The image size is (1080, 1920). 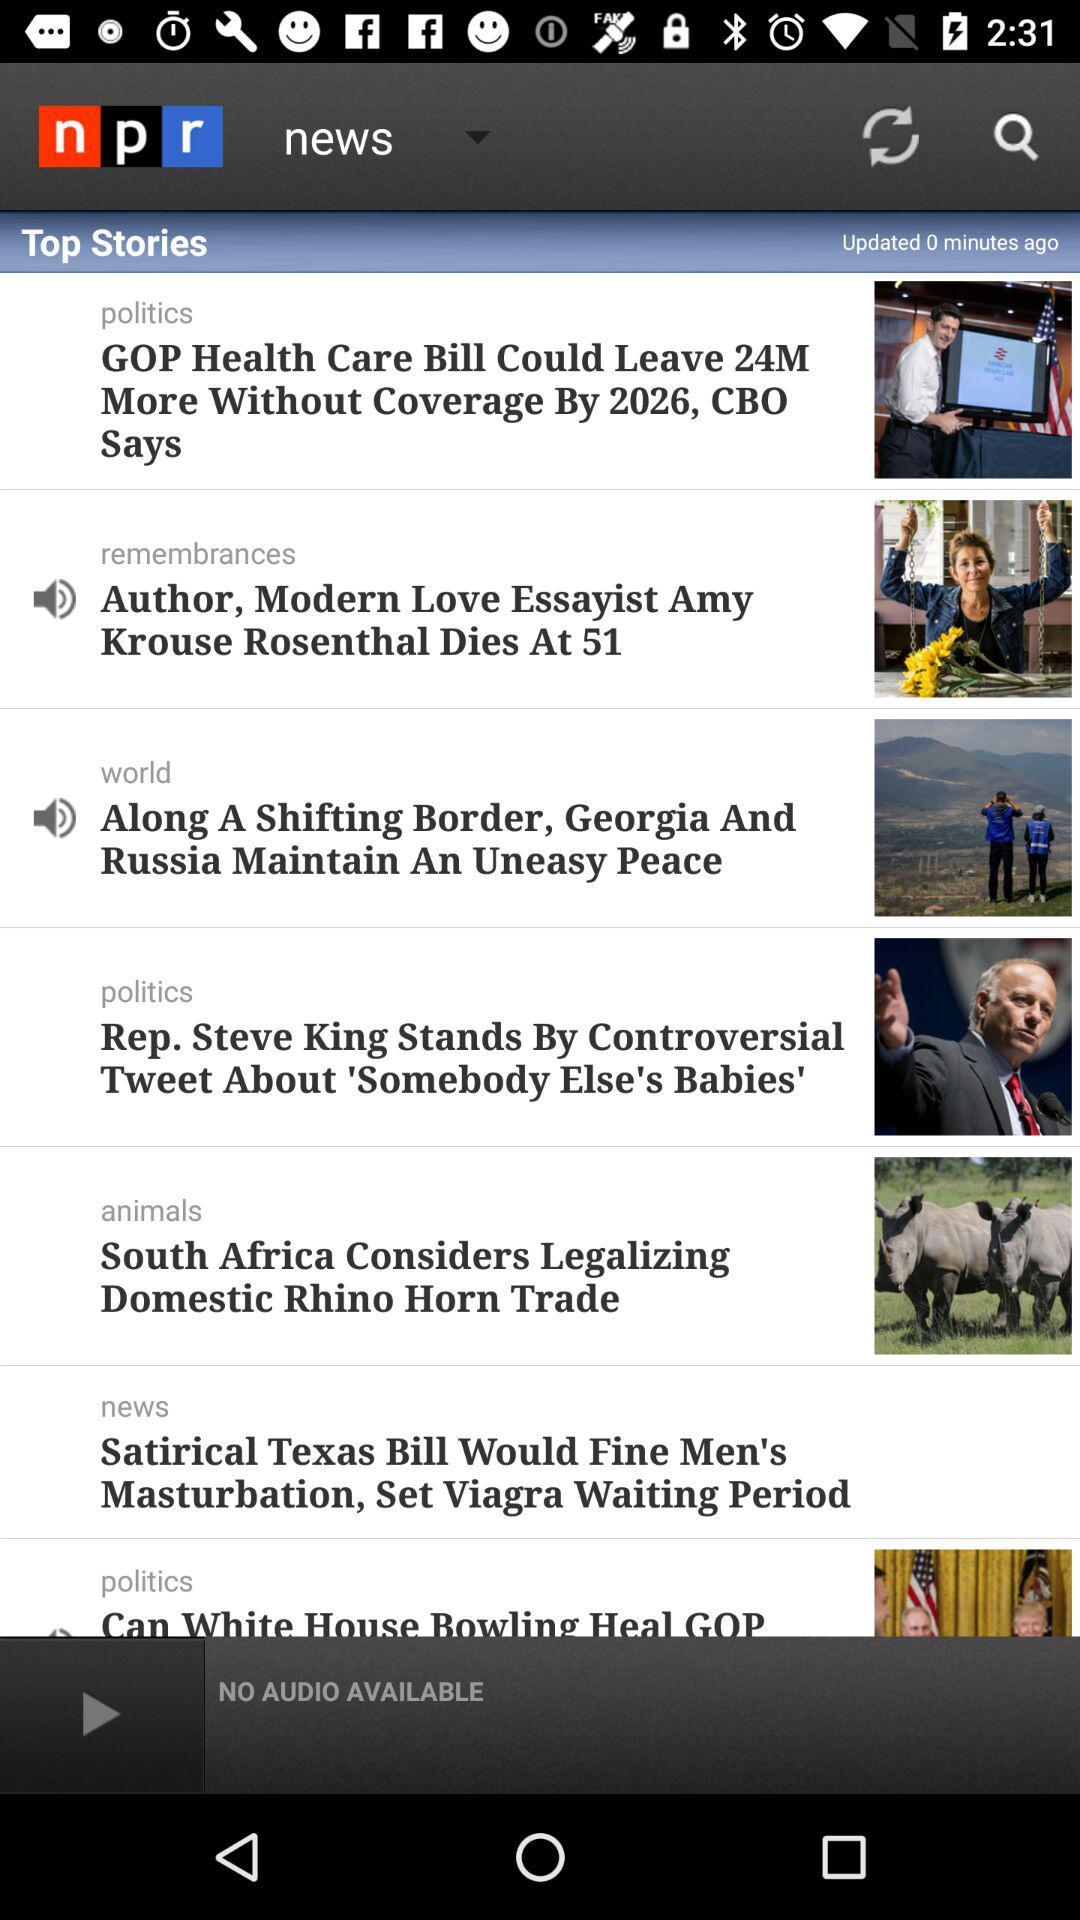 I want to click on reload icon, so click(x=890, y=136).